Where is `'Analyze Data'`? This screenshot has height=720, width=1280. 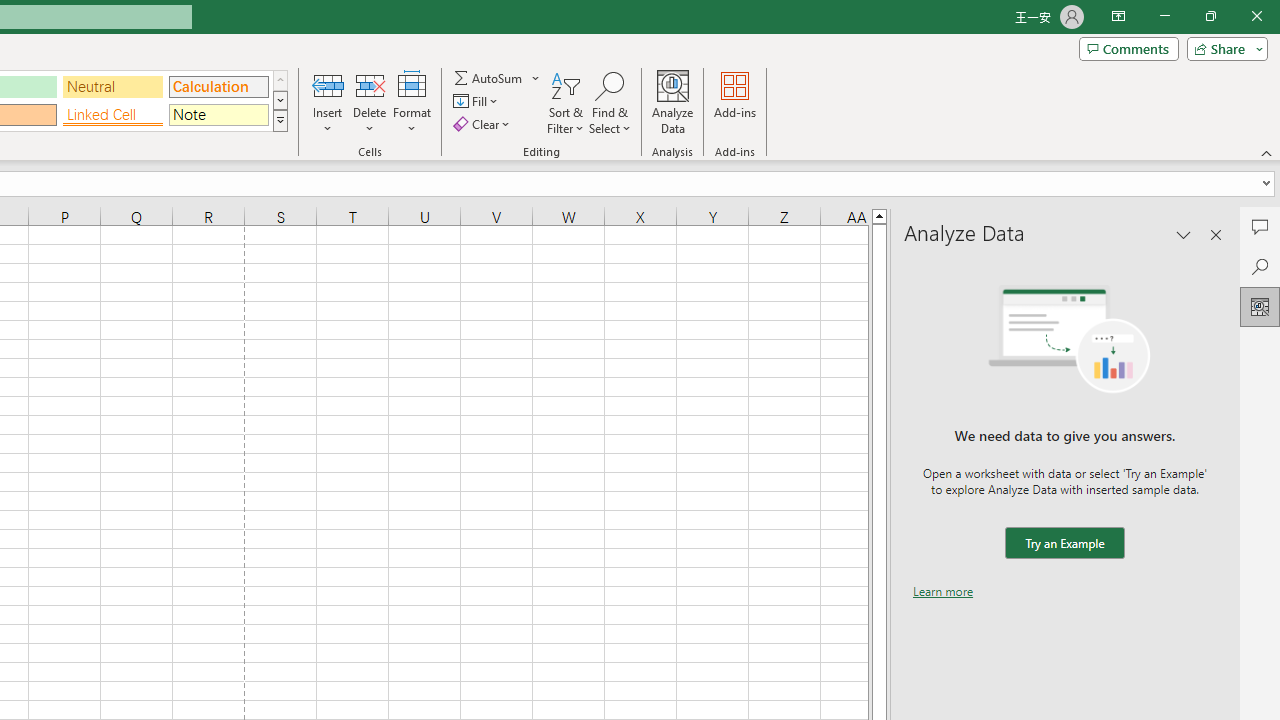
'Analyze Data' is located at coordinates (673, 103).